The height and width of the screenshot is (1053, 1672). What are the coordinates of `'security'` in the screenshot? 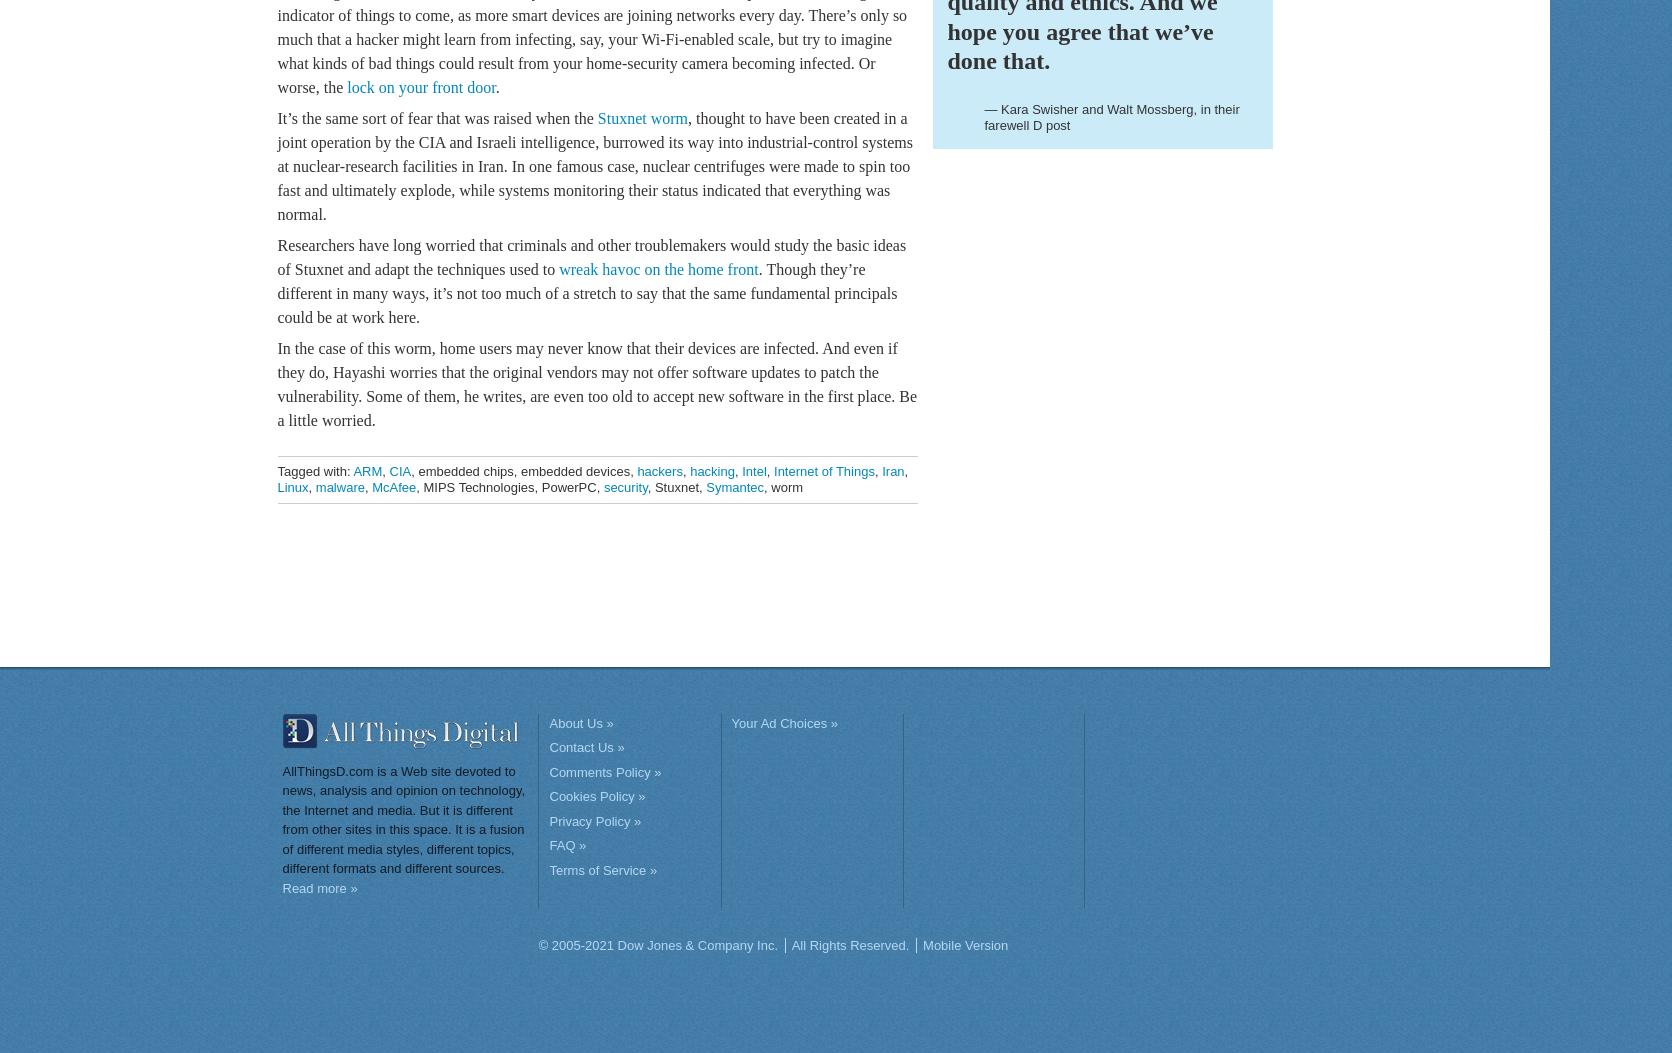 It's located at (623, 486).